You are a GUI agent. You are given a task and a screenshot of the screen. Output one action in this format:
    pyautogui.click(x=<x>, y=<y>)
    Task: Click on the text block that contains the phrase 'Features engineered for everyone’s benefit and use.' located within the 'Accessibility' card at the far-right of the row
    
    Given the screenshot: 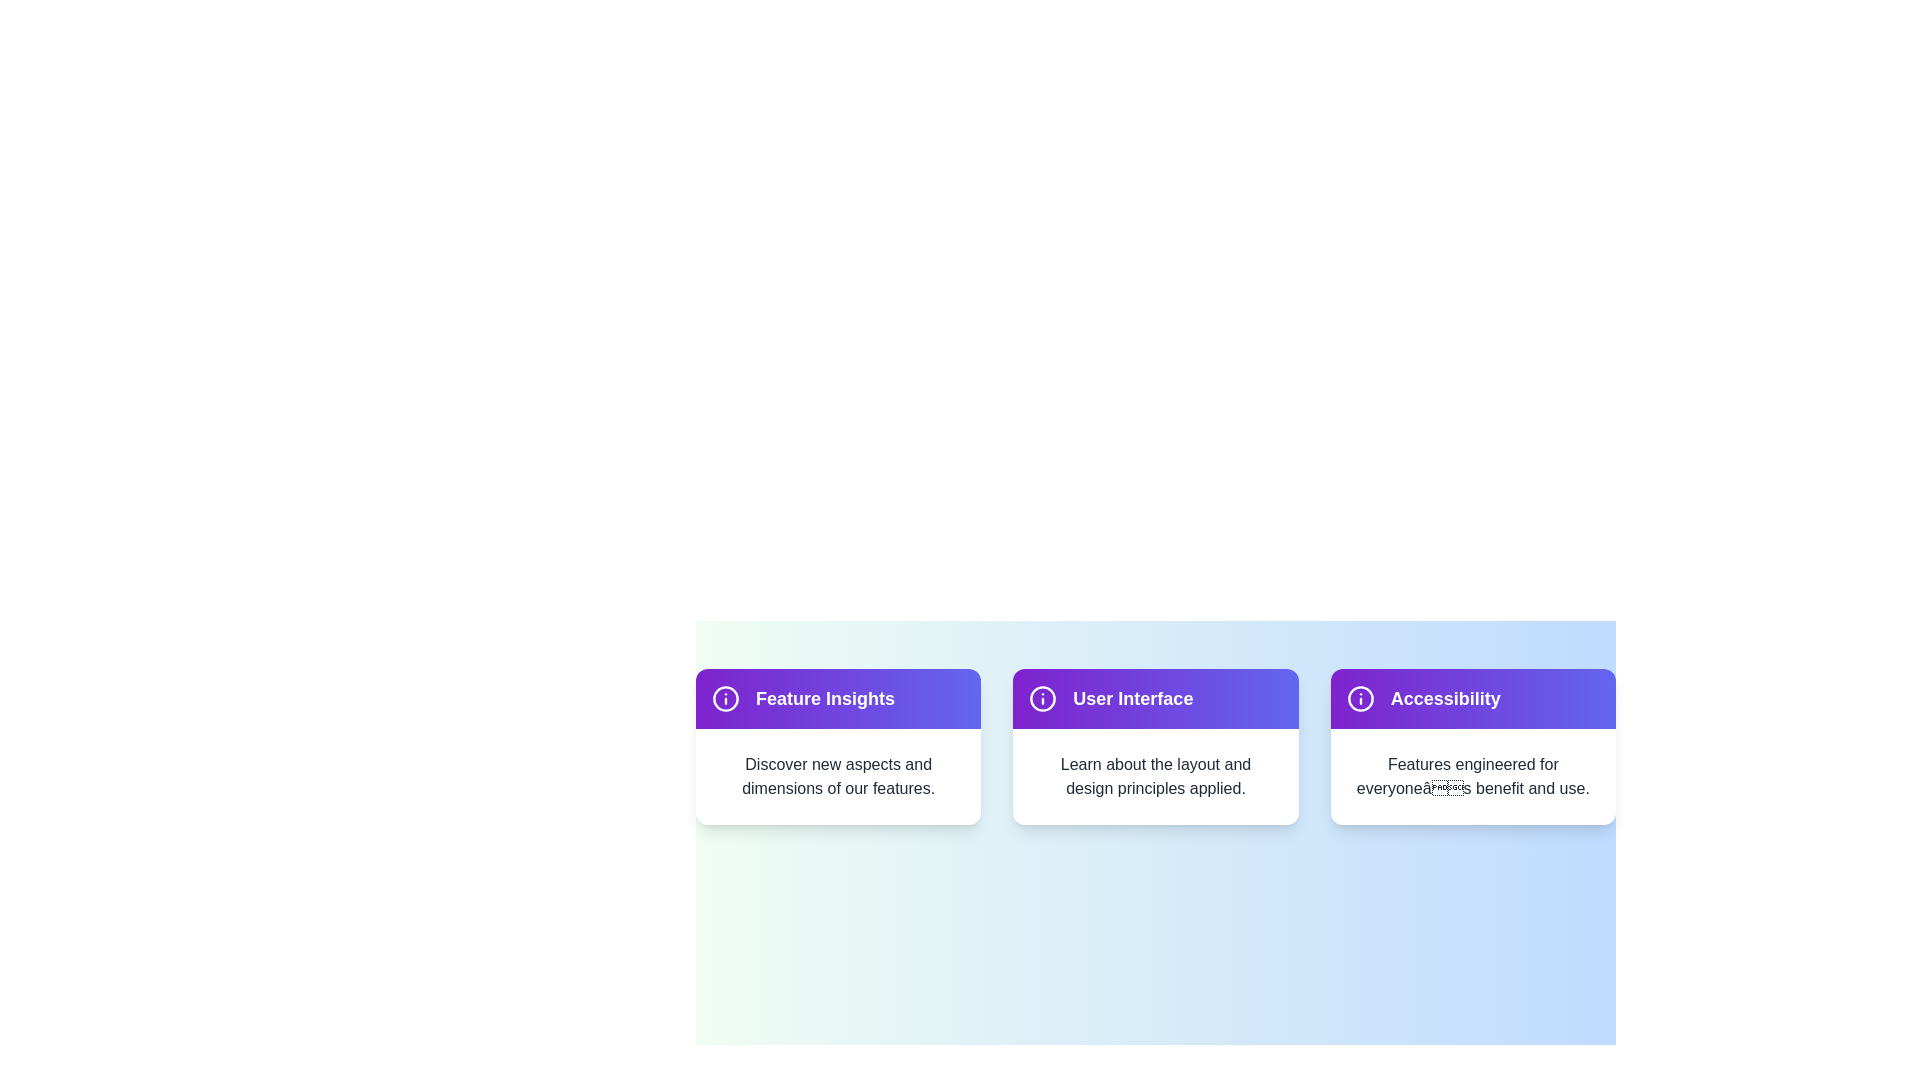 What is the action you would take?
    pyautogui.click(x=1473, y=775)
    